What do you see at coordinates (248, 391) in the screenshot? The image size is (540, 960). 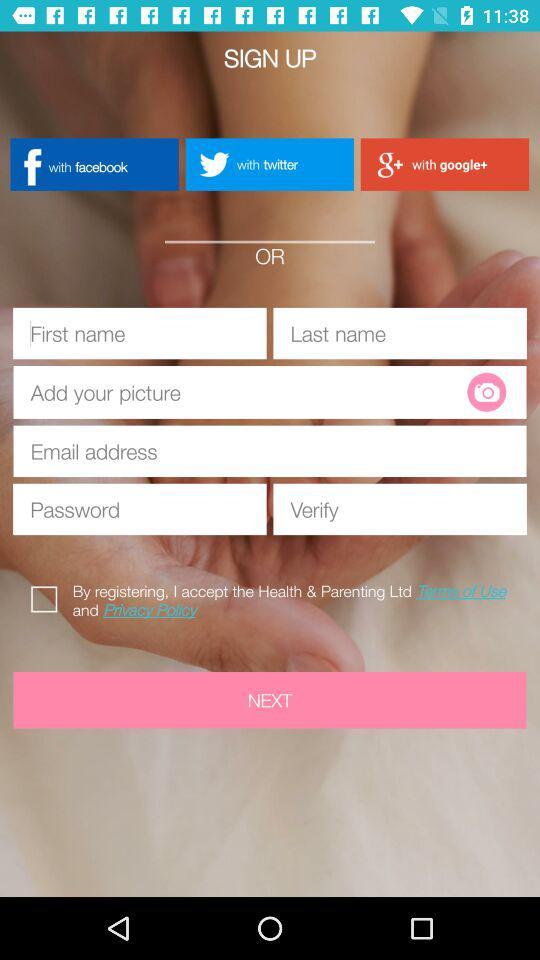 I see `option to add picture` at bounding box center [248, 391].